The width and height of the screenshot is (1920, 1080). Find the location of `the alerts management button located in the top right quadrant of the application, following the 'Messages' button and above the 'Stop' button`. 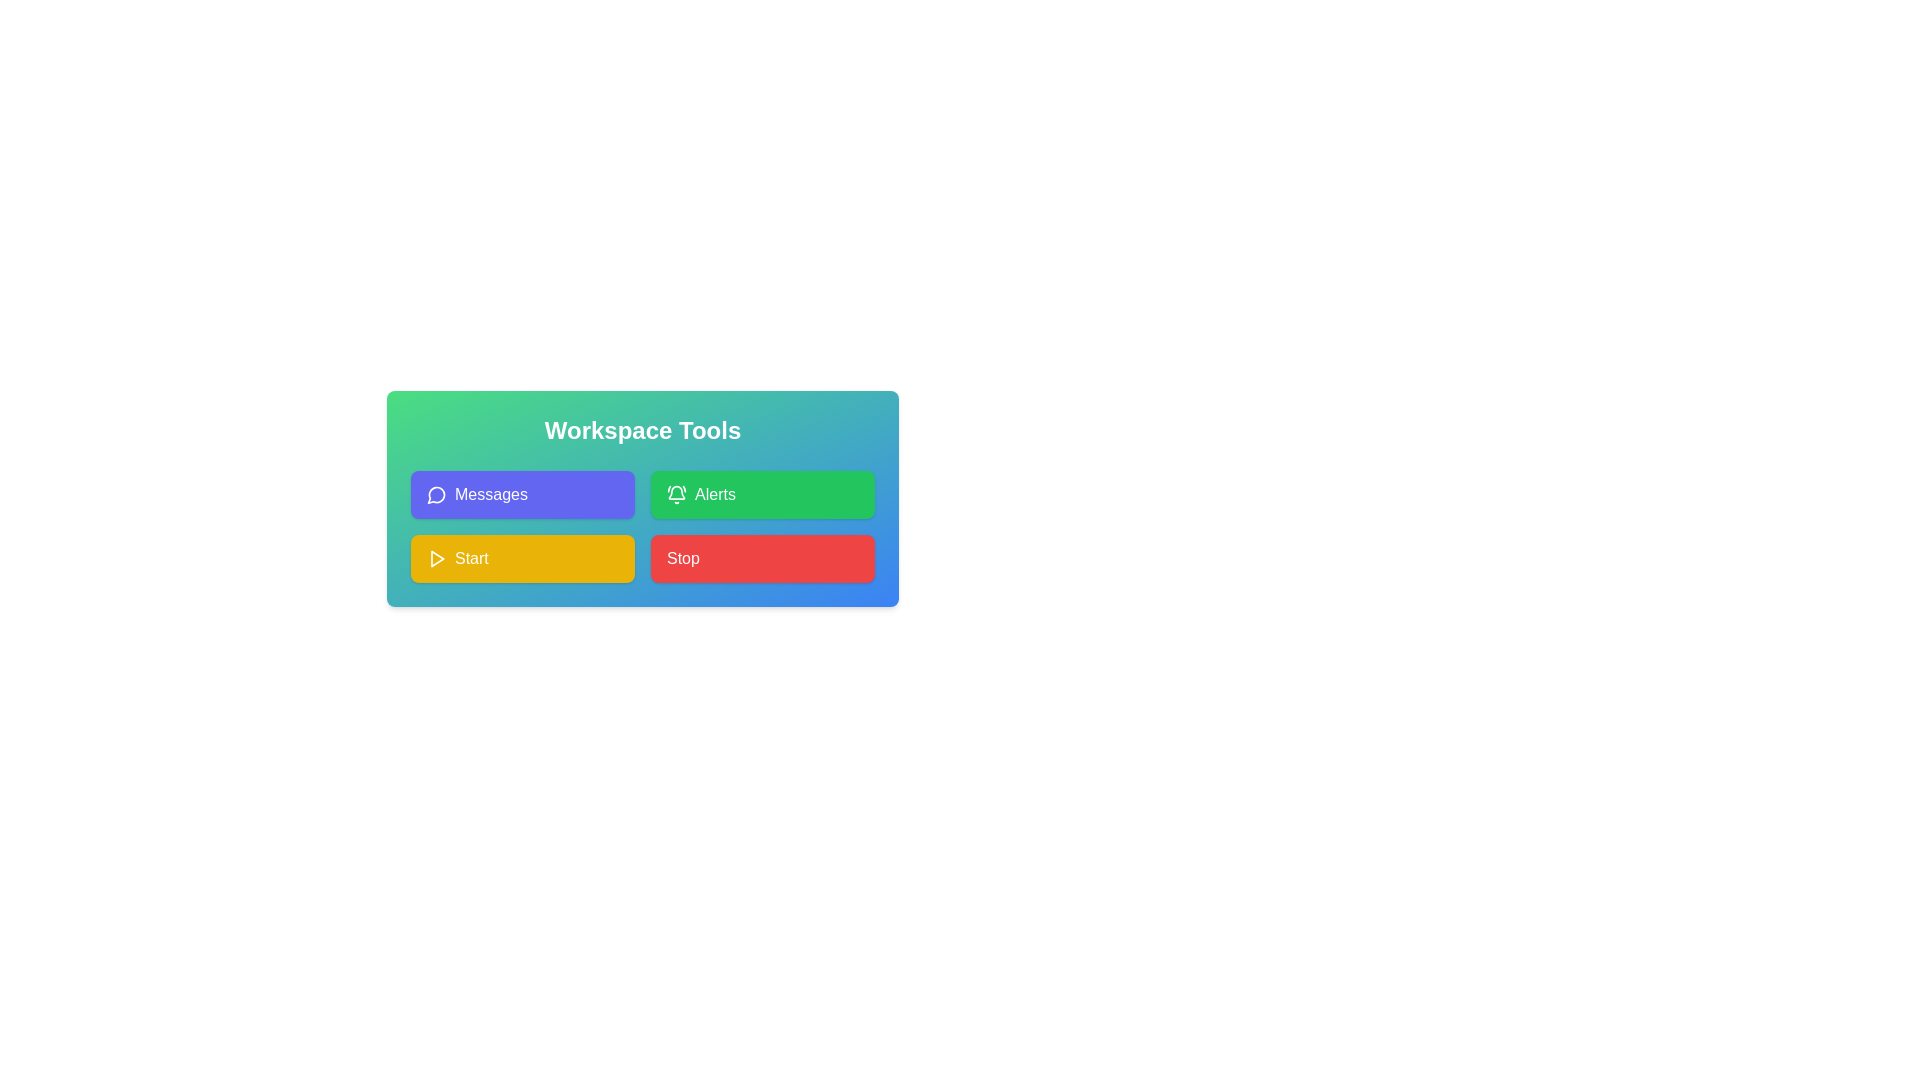

the alerts management button located in the top right quadrant of the application, following the 'Messages' button and above the 'Stop' button is located at coordinates (762, 494).